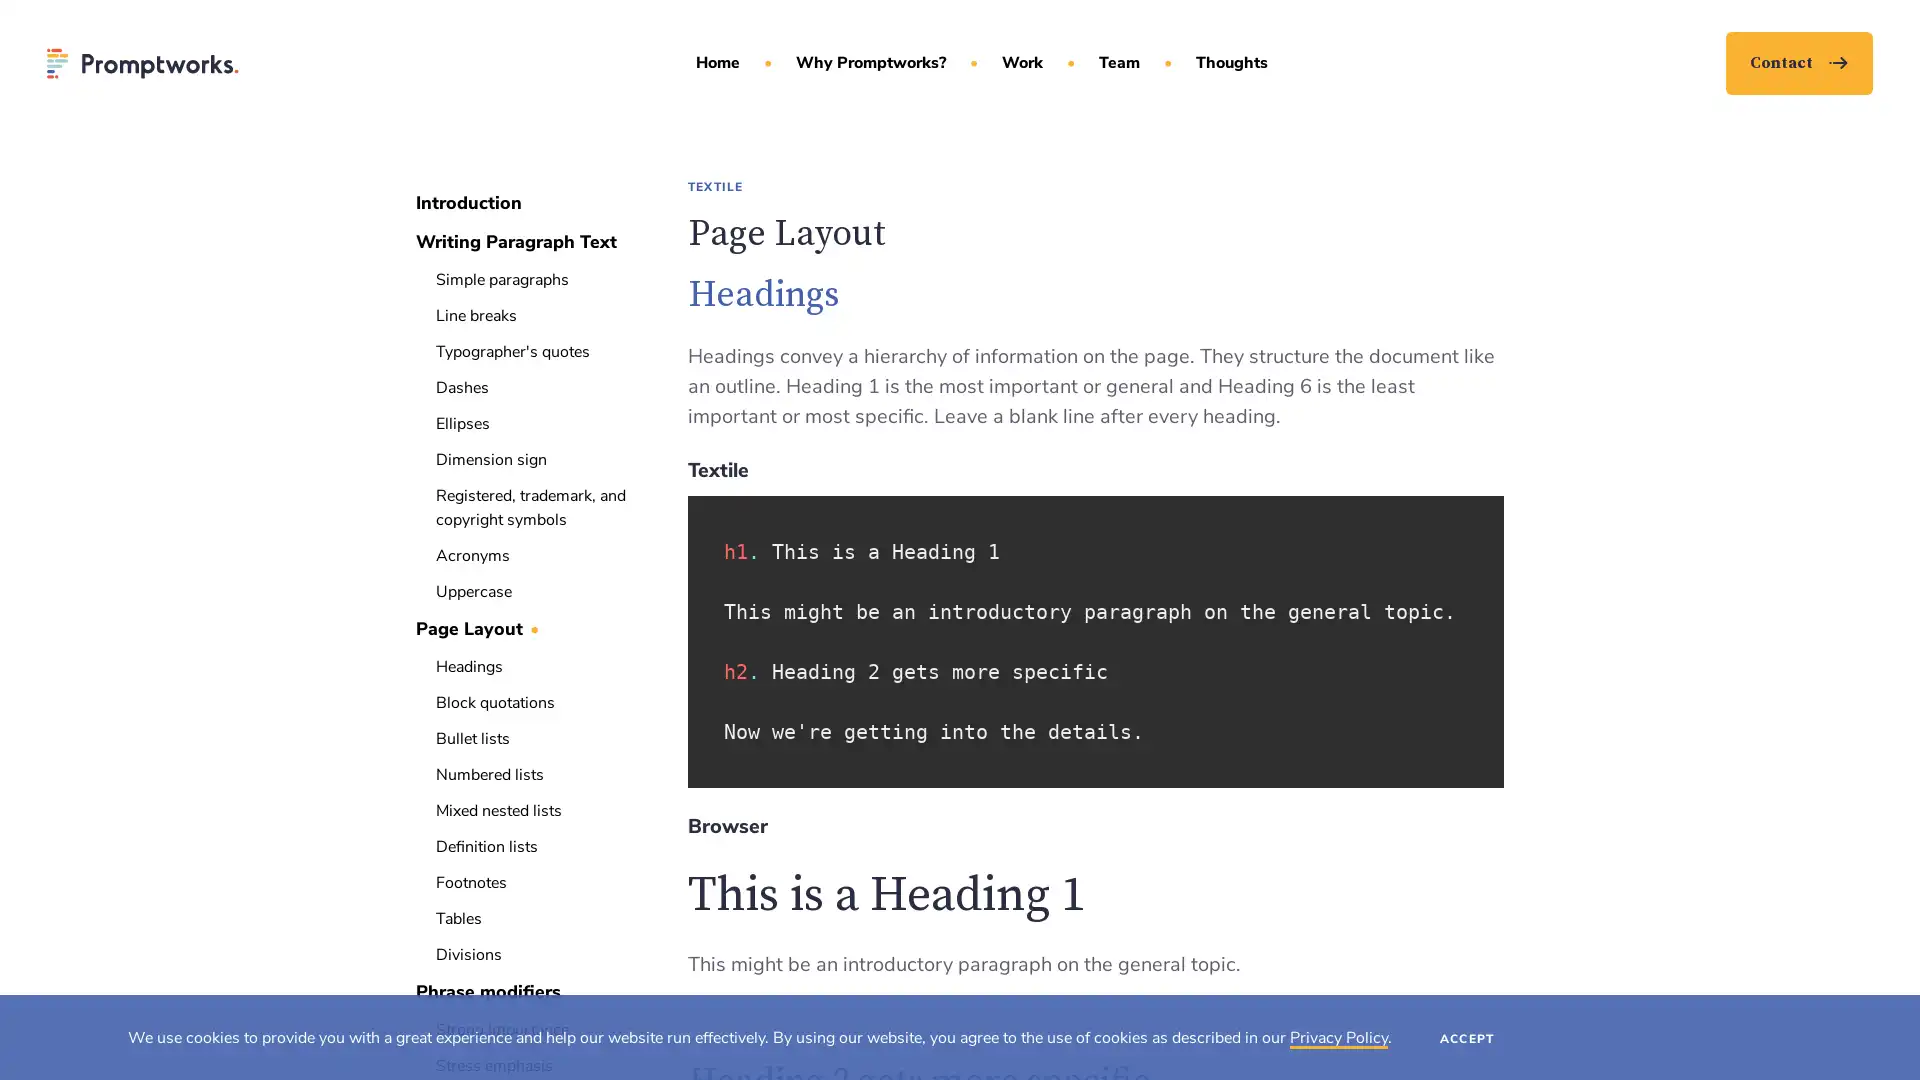 This screenshot has width=1920, height=1080. I want to click on Work, so click(1022, 64).